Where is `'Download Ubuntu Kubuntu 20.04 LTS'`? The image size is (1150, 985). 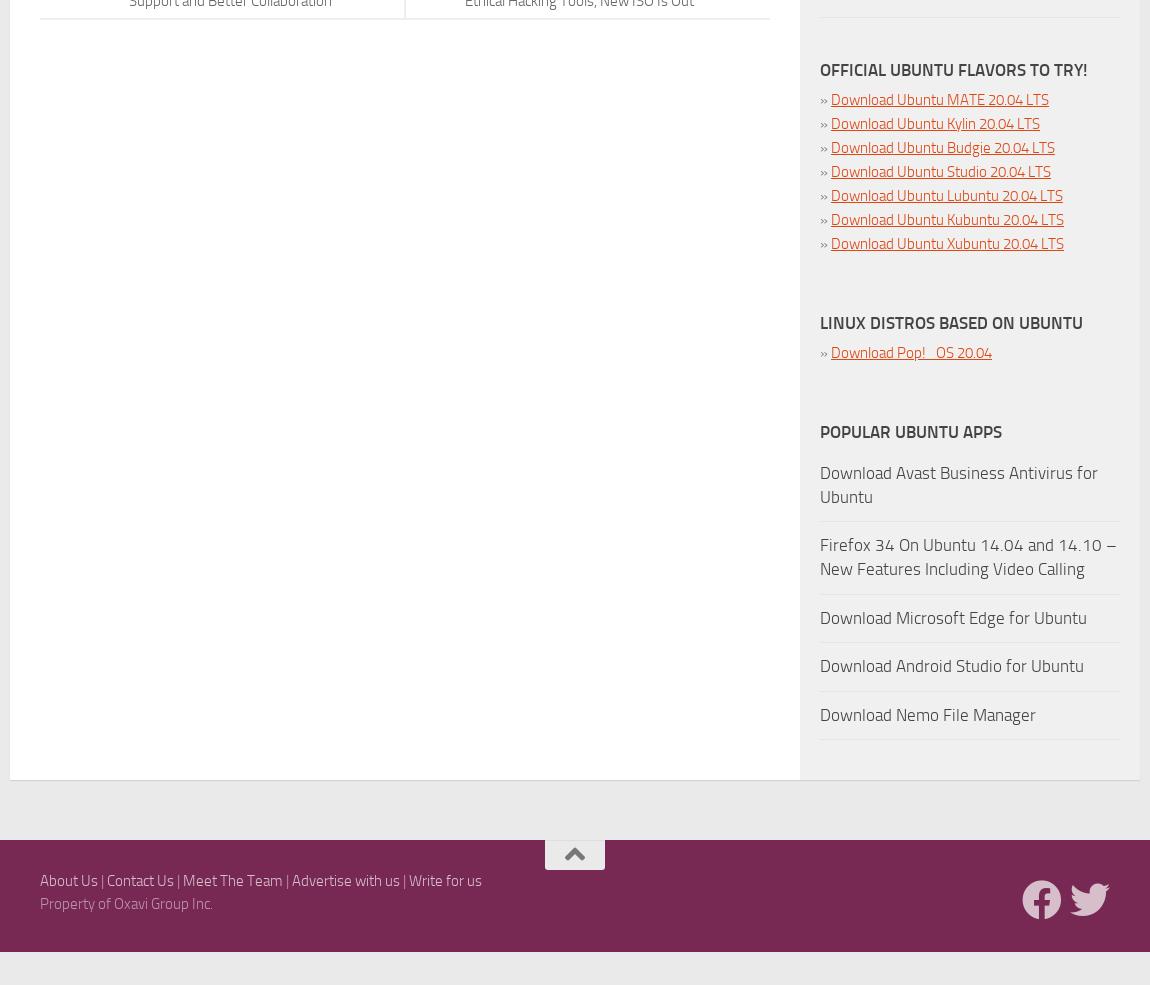 'Download Ubuntu Kubuntu 20.04 LTS' is located at coordinates (947, 219).